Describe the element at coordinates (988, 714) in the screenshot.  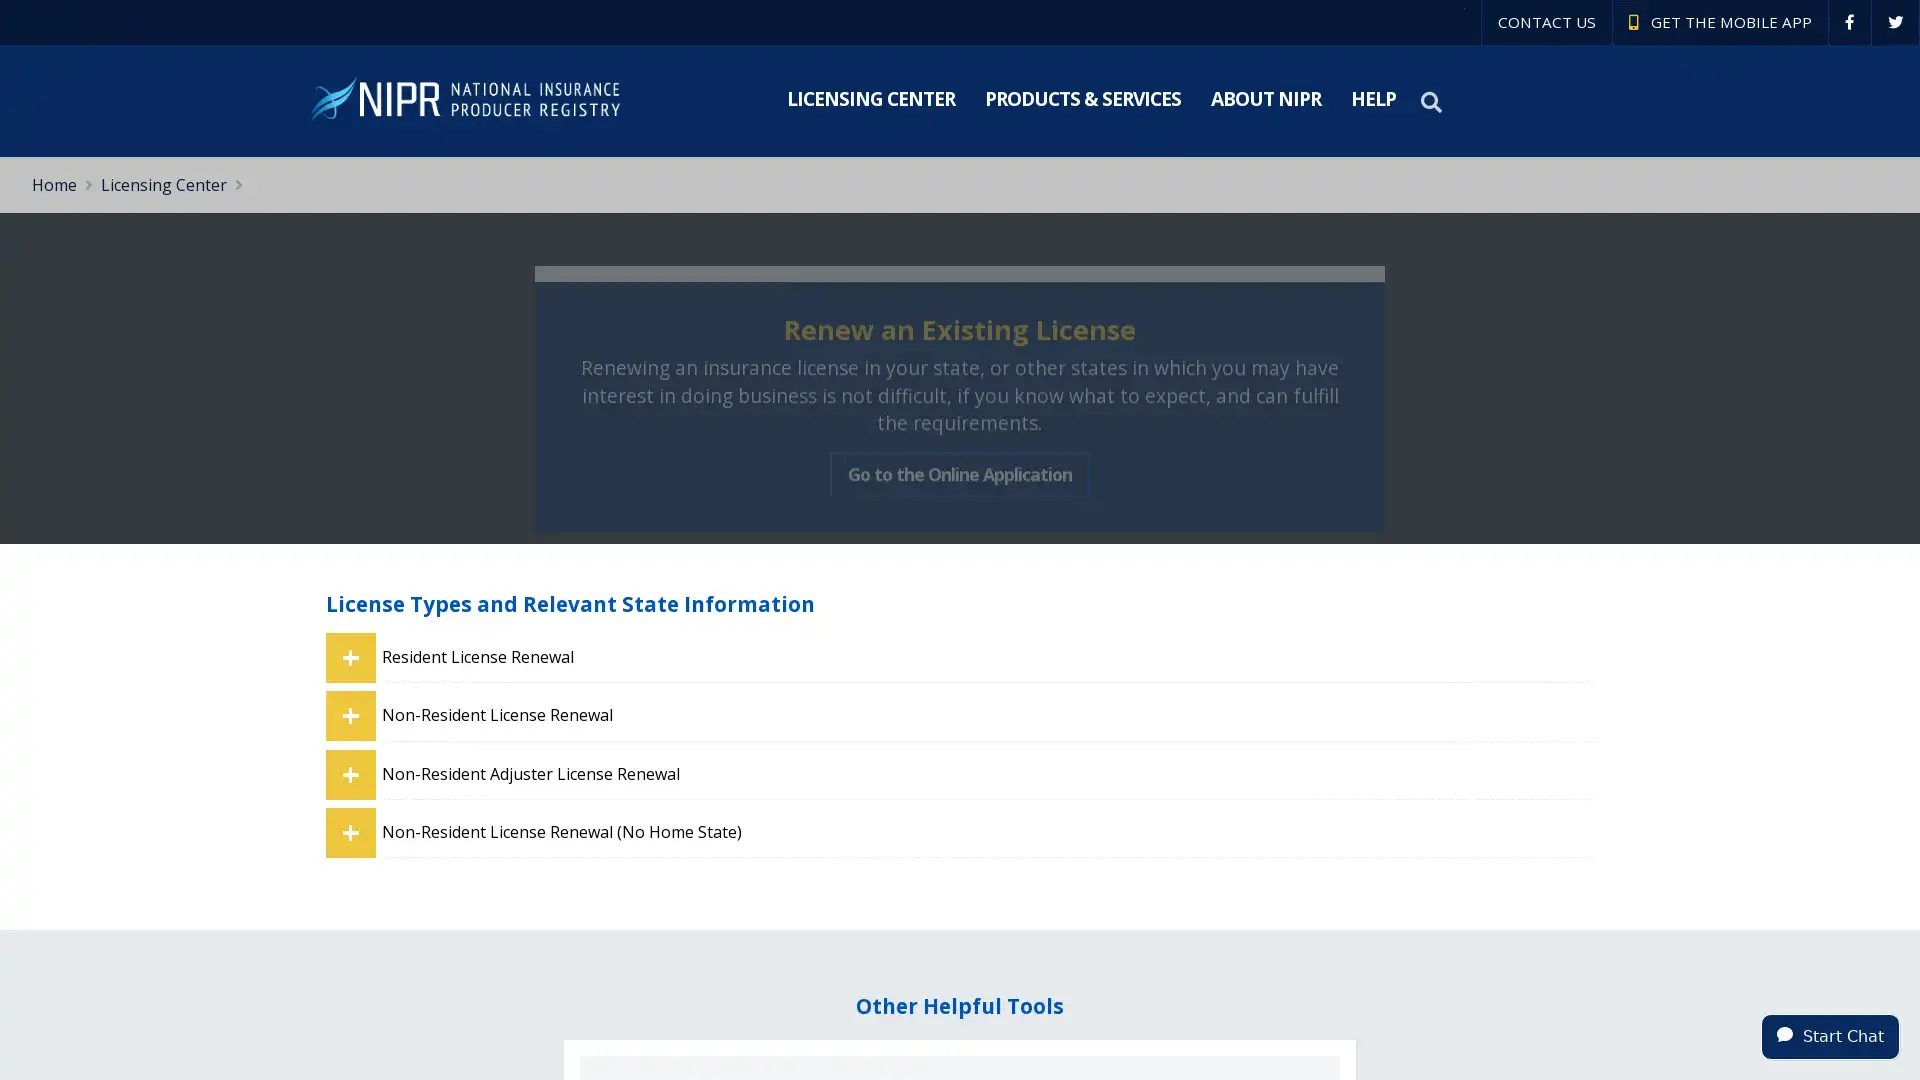
I see `Non-Resident License Renewal` at that location.